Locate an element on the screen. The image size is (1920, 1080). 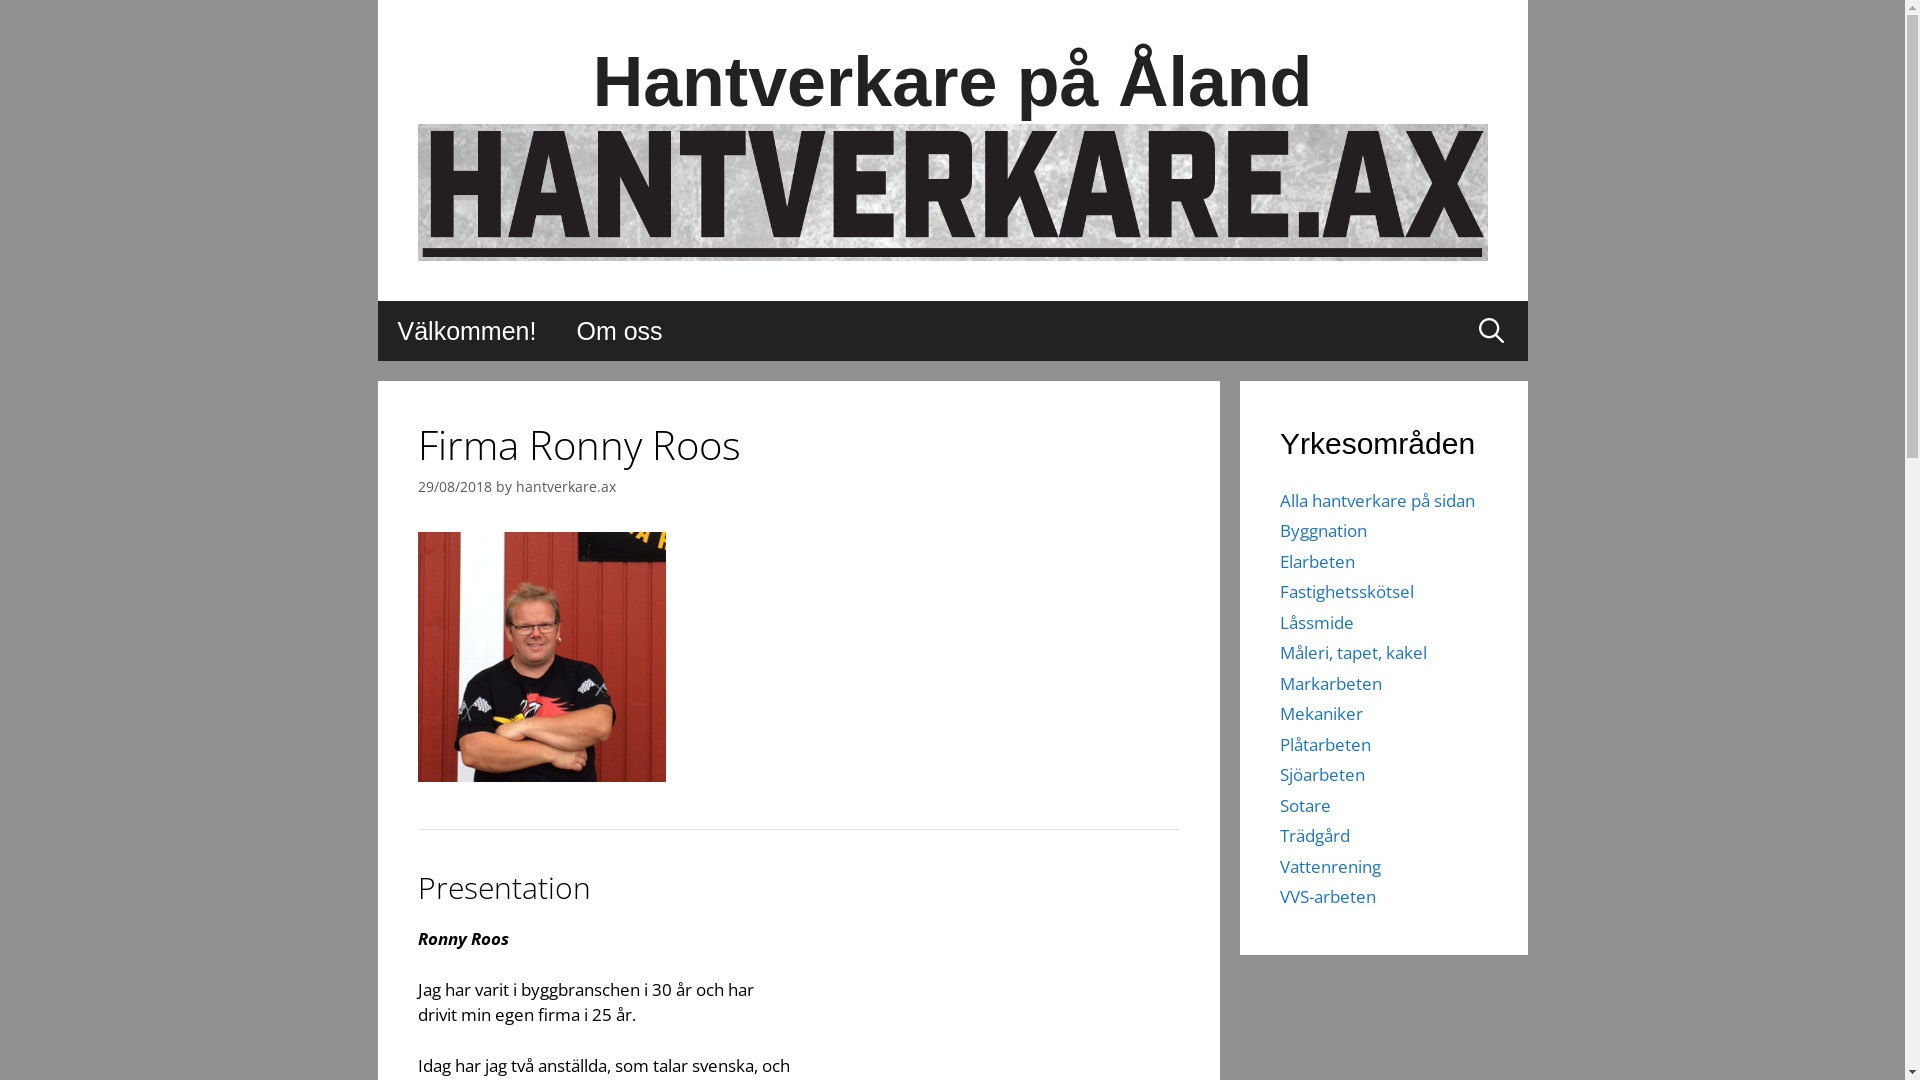
'Byggnation' is located at coordinates (1323, 529).